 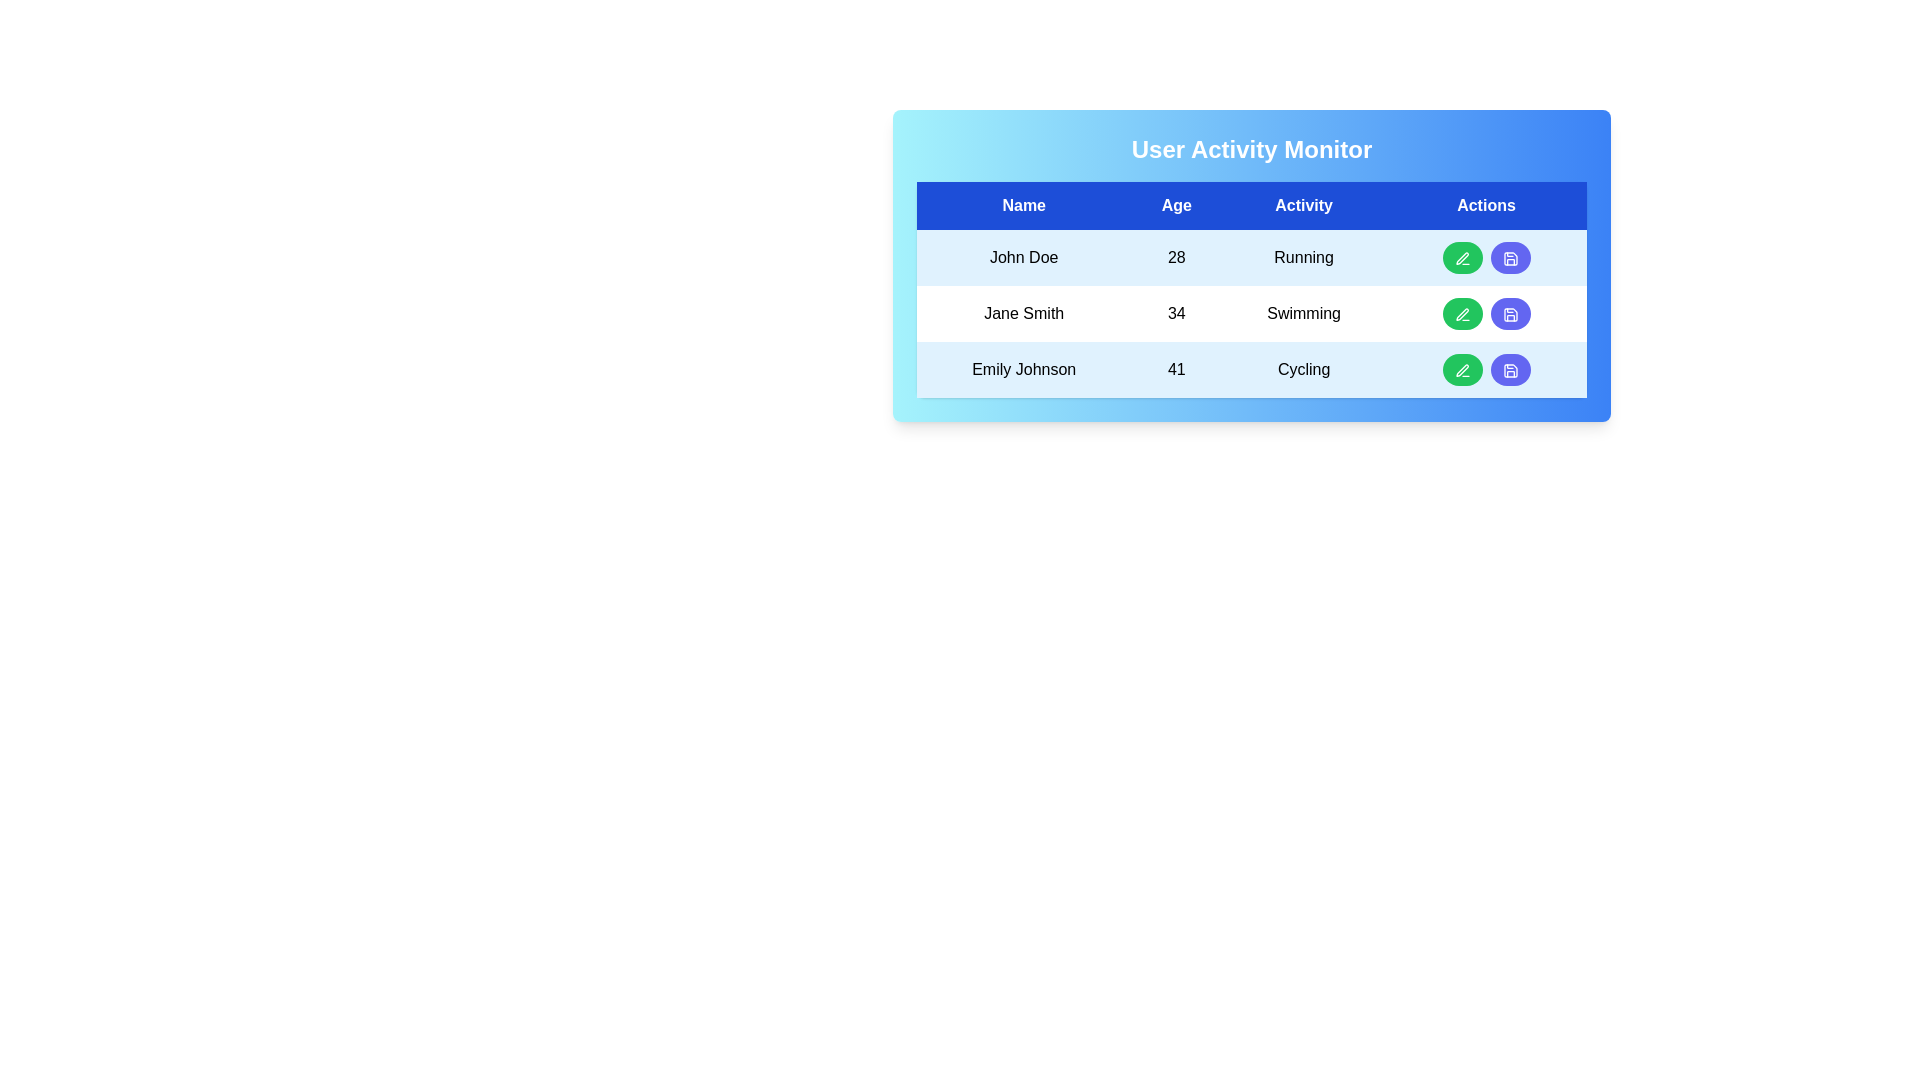 I want to click on the edit button for the Emily Johnson row, so click(x=1462, y=370).